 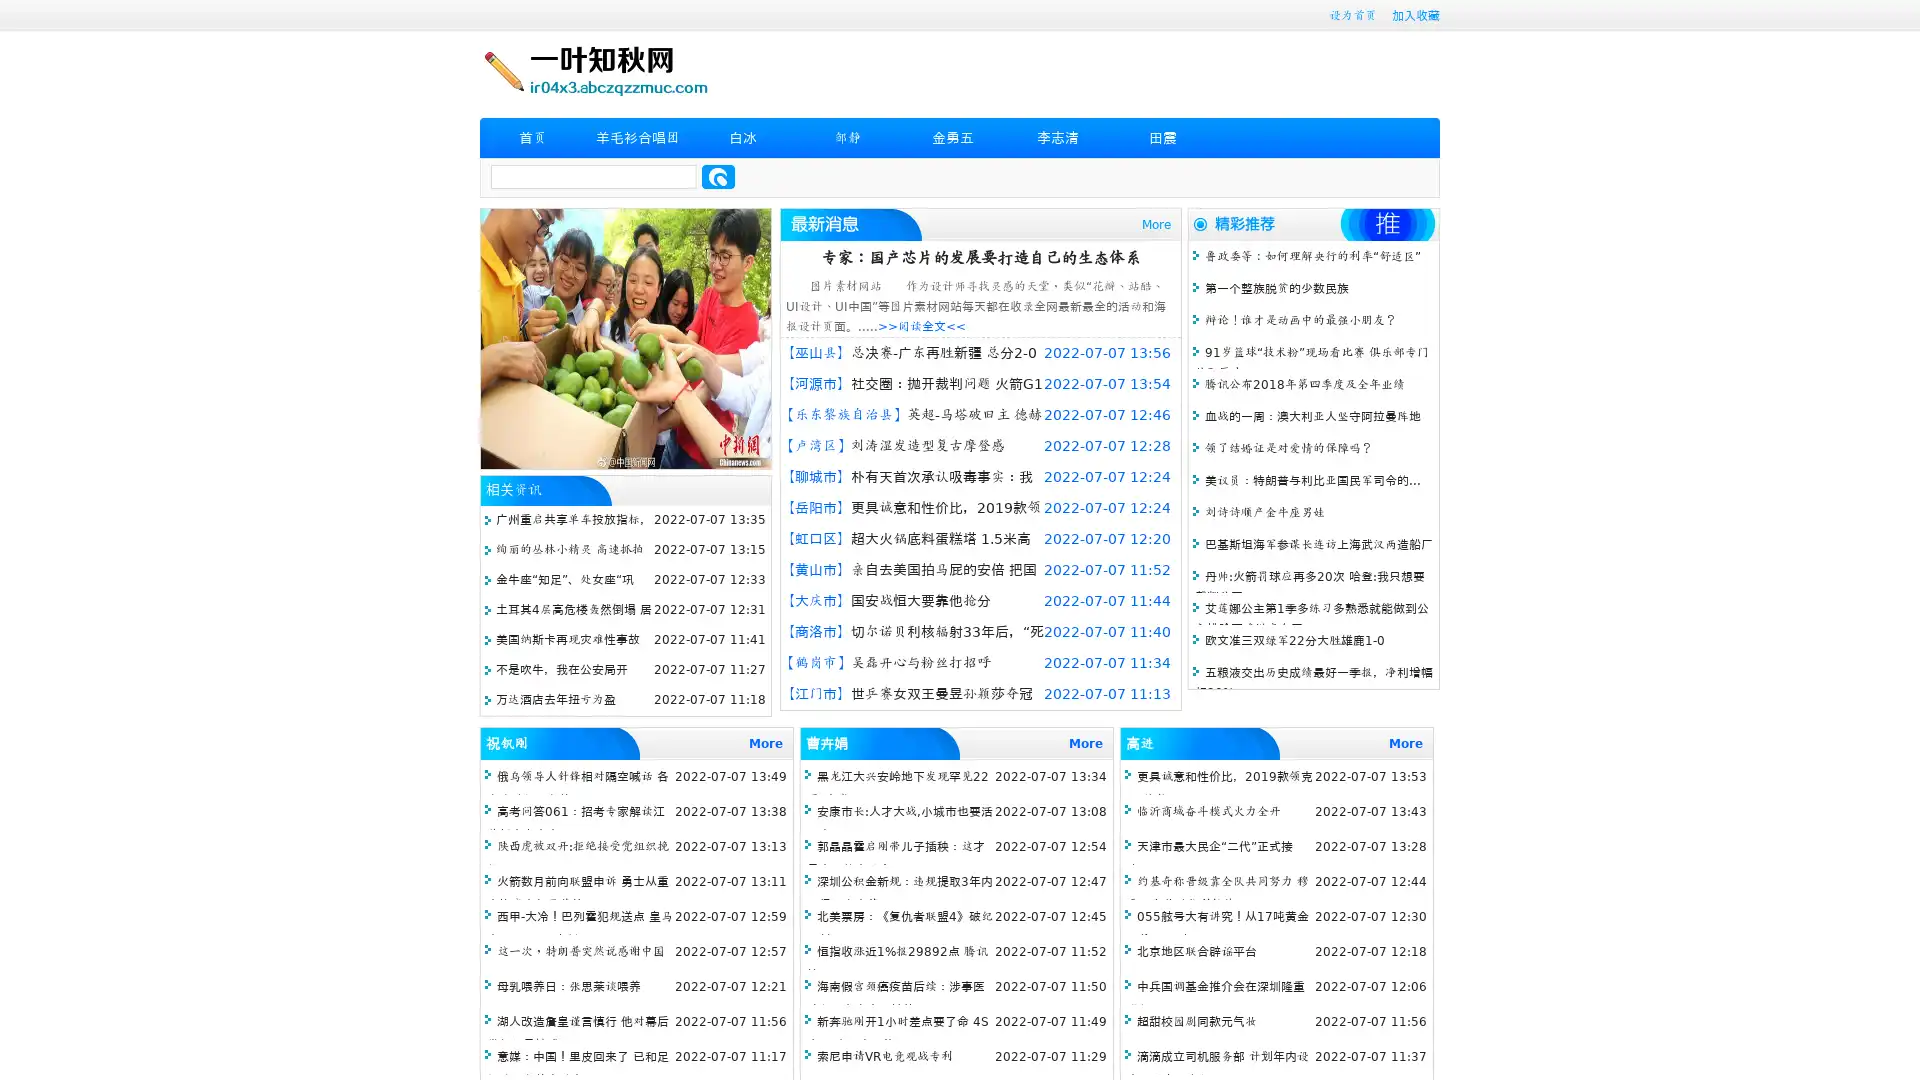 I want to click on Search, so click(x=718, y=176).